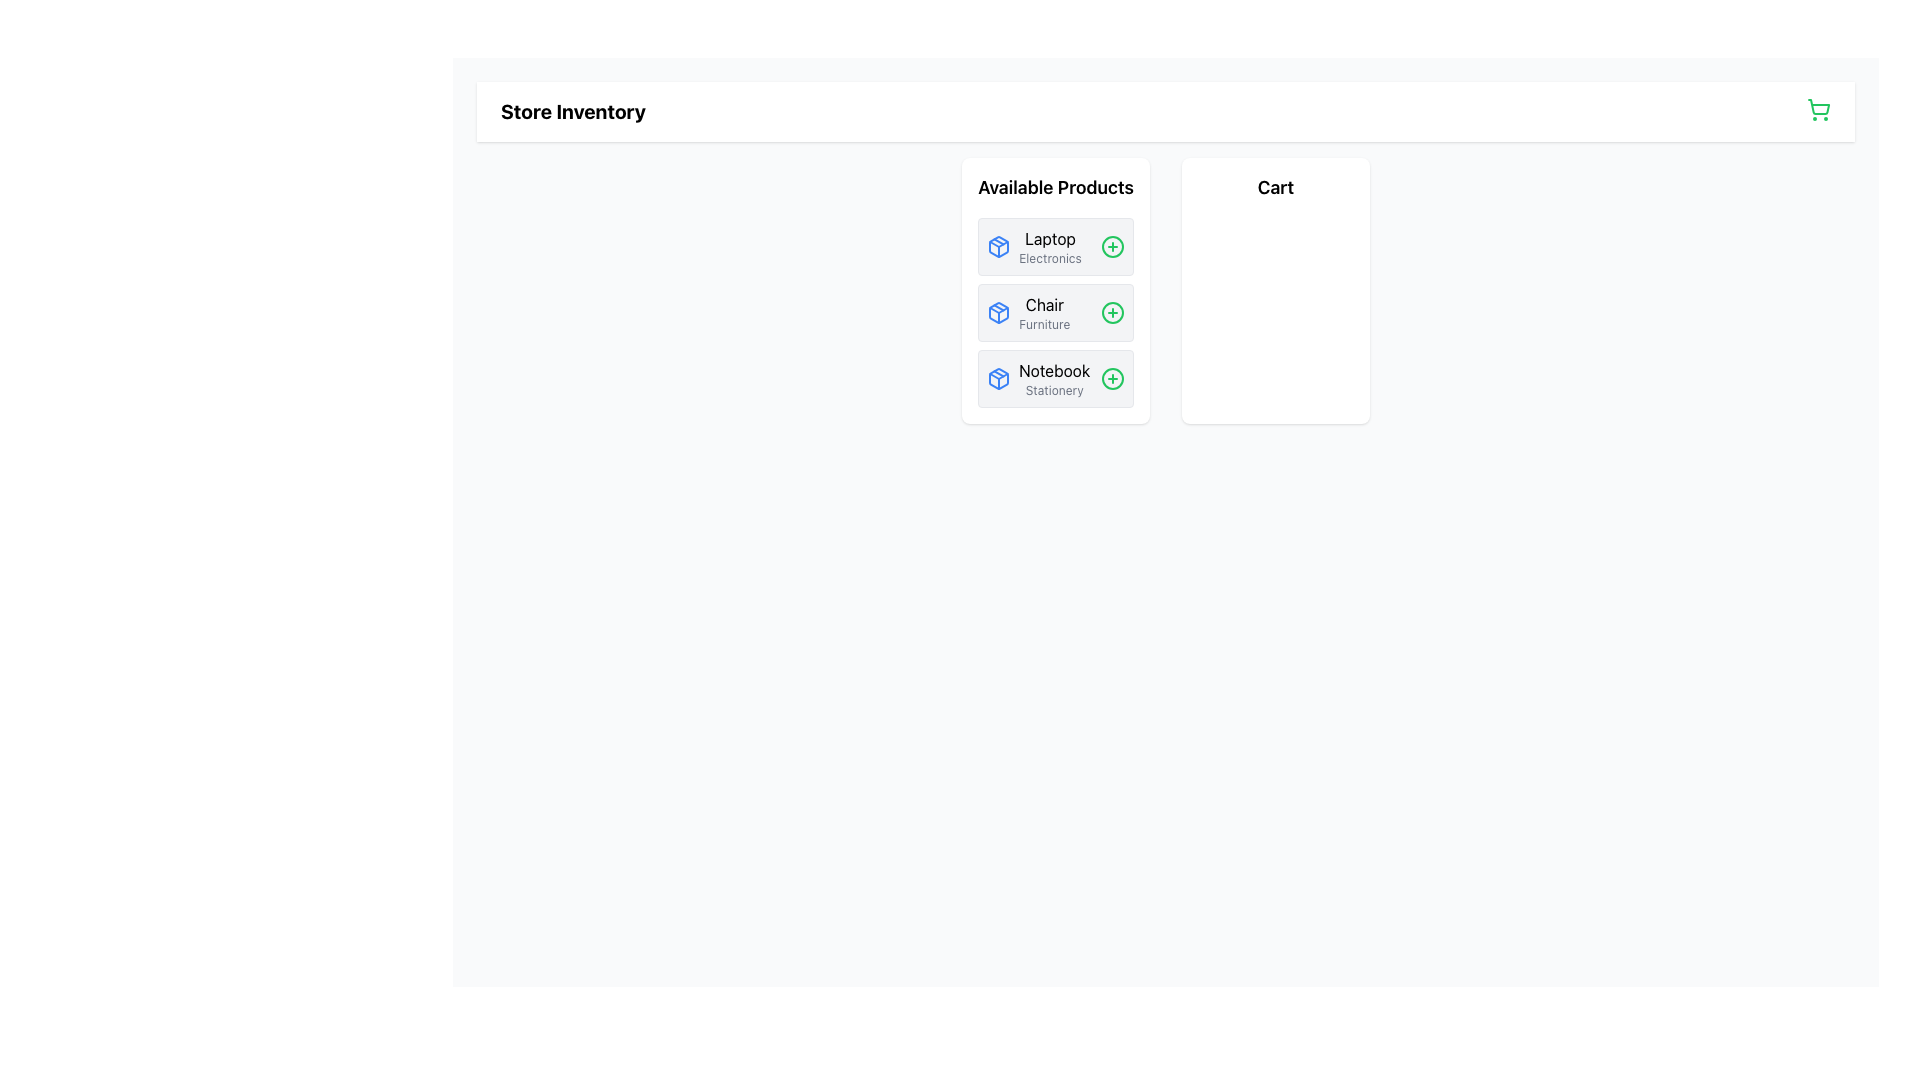  What do you see at coordinates (1049, 257) in the screenshot?
I see `the secondary descriptive text label categorizing 'Laptop' under the 'Electronics' category, located in the 'Available Products' section` at bounding box center [1049, 257].